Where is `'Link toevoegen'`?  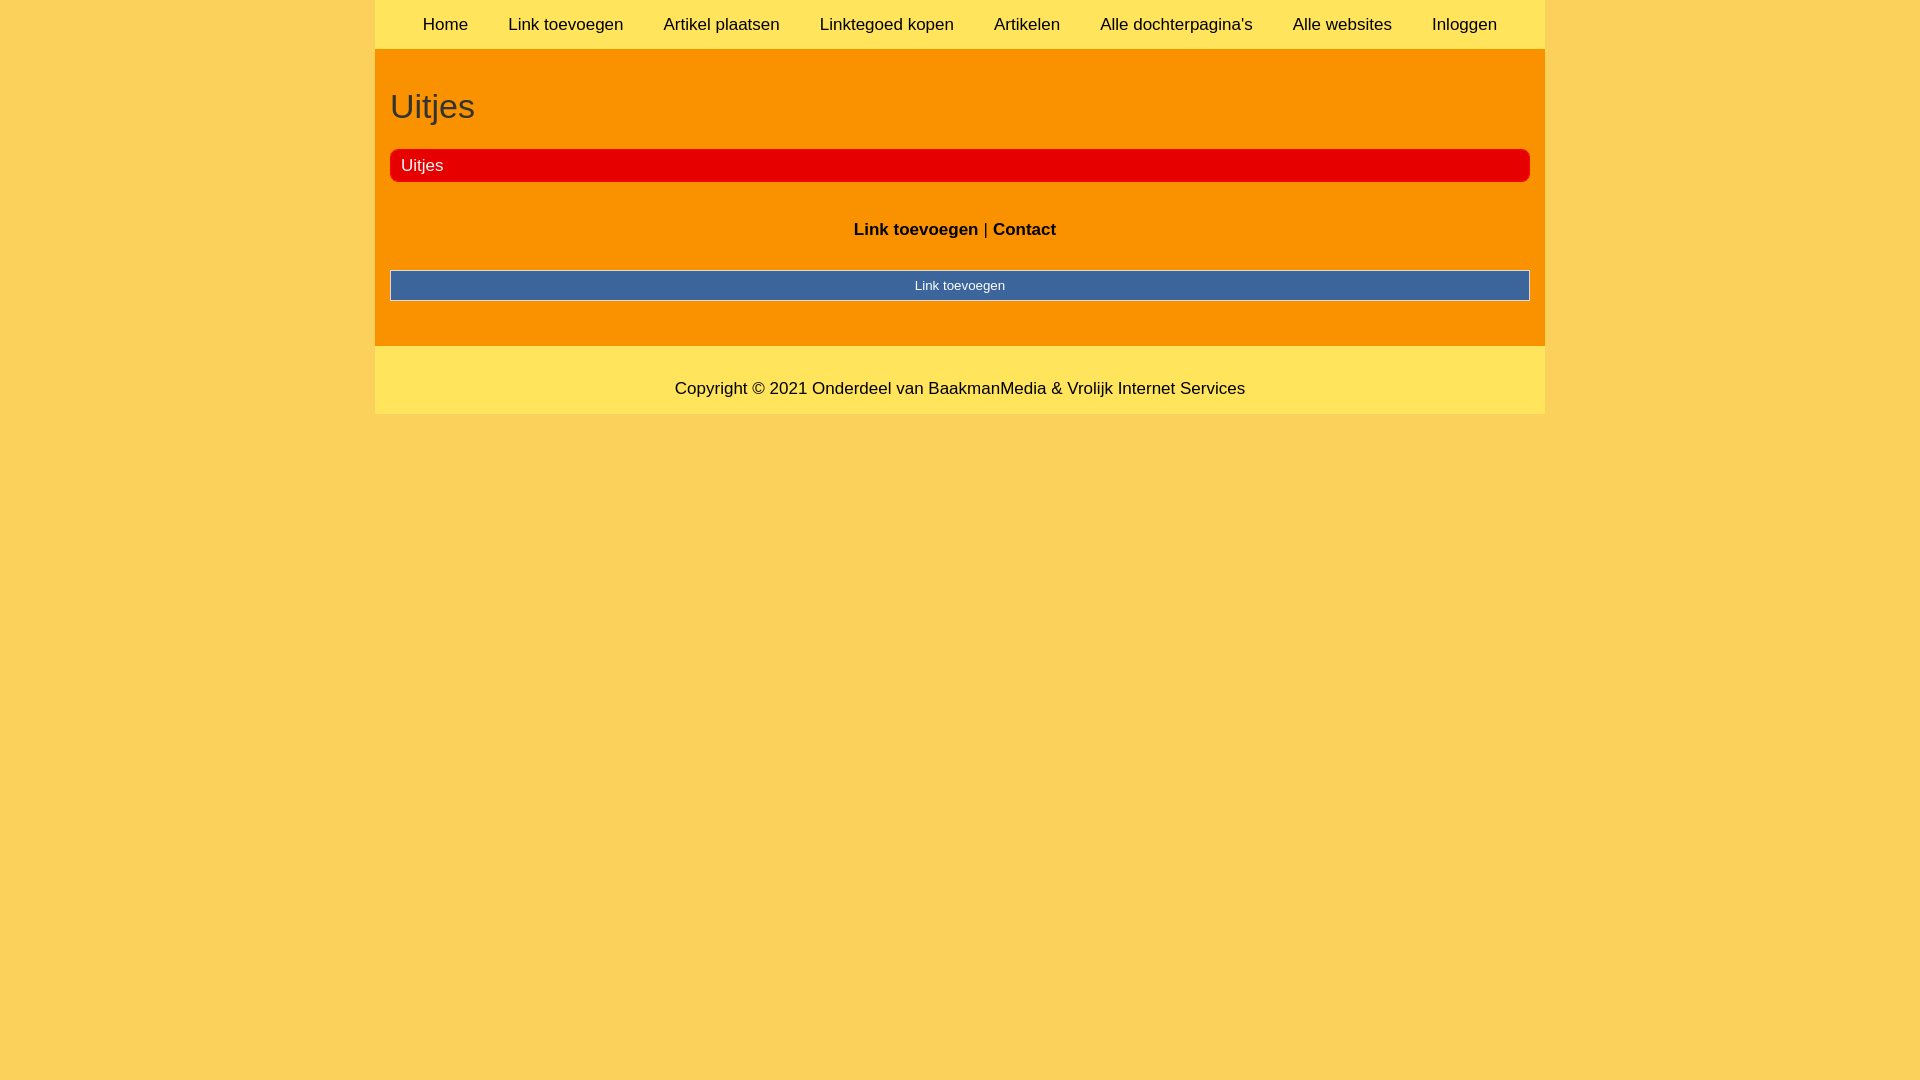
'Link toevoegen' is located at coordinates (915, 228).